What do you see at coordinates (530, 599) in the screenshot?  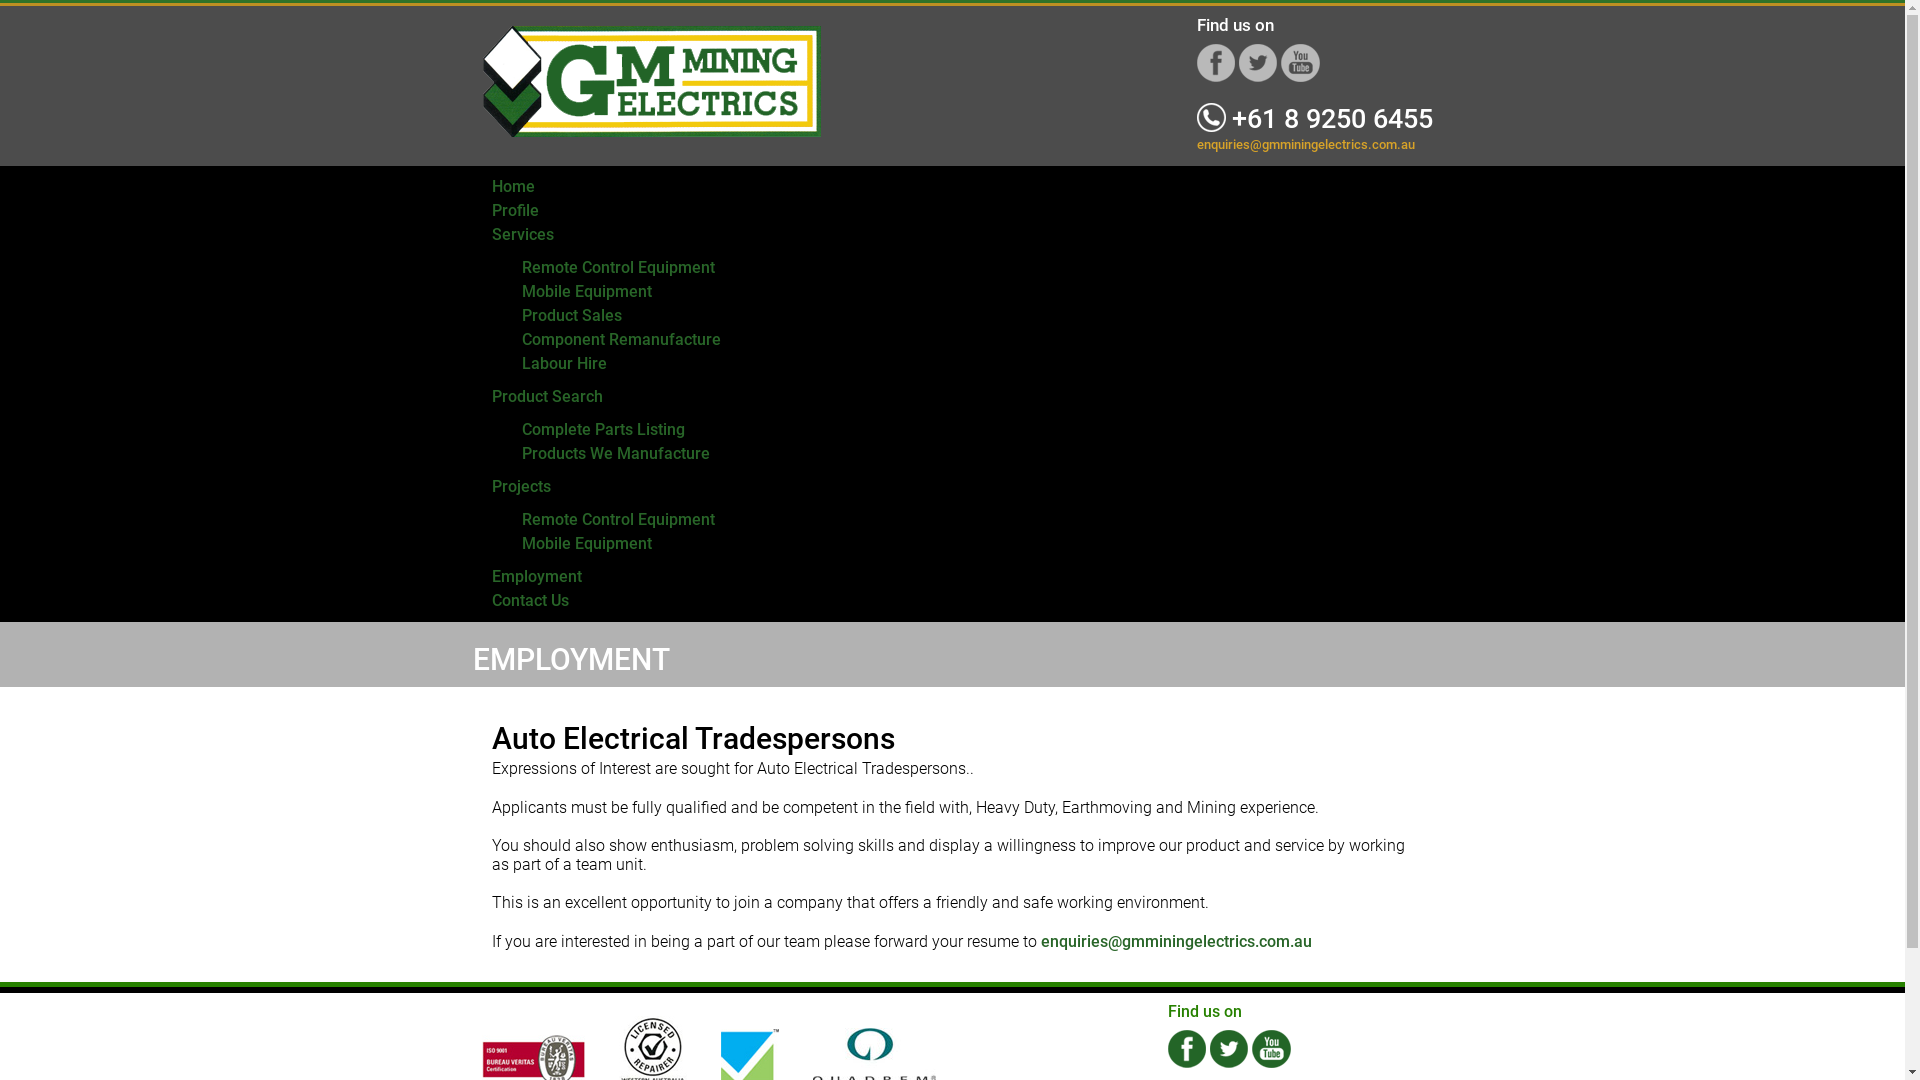 I see `'Contact Us'` at bounding box center [530, 599].